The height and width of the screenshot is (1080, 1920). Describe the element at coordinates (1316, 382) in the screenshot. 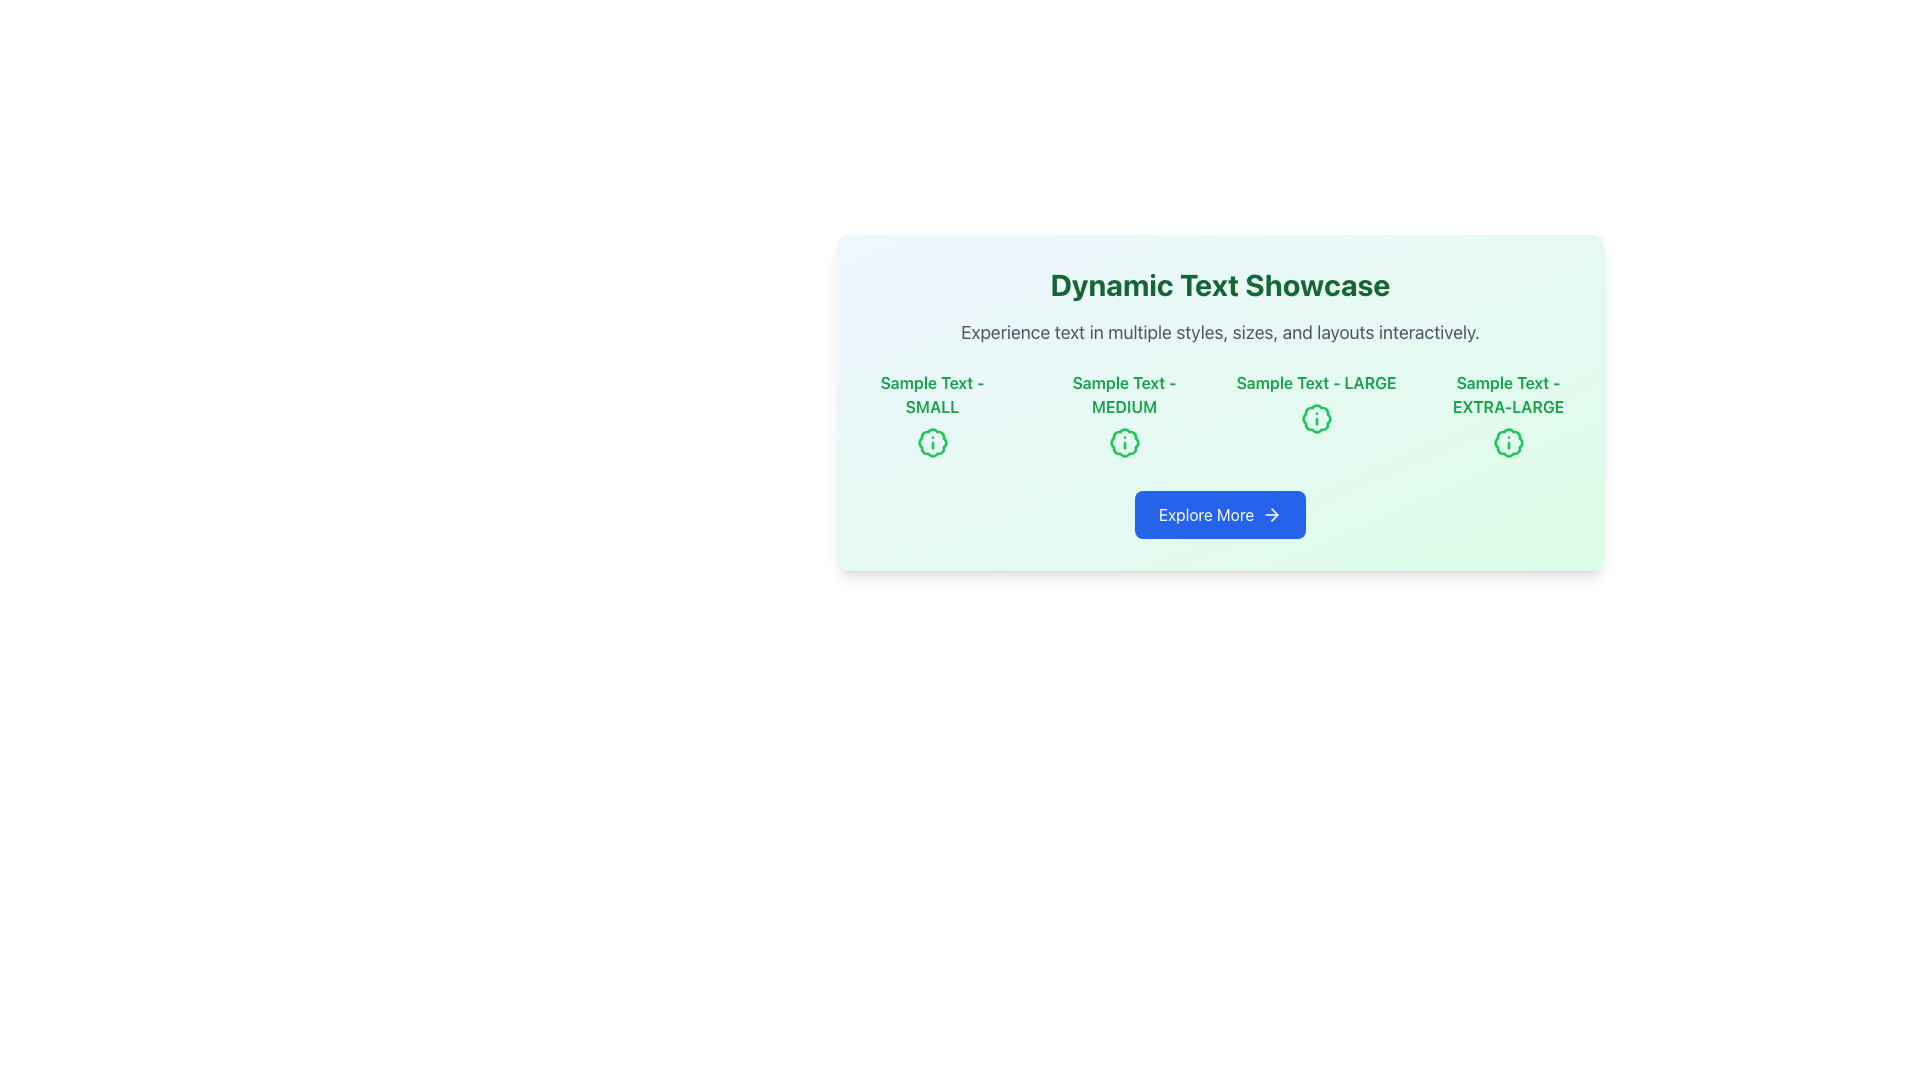

I see `text label displaying 'Sample Text - LARGE' which is styled in large, bold, green font, positioned in the middle-right of the interface` at that location.